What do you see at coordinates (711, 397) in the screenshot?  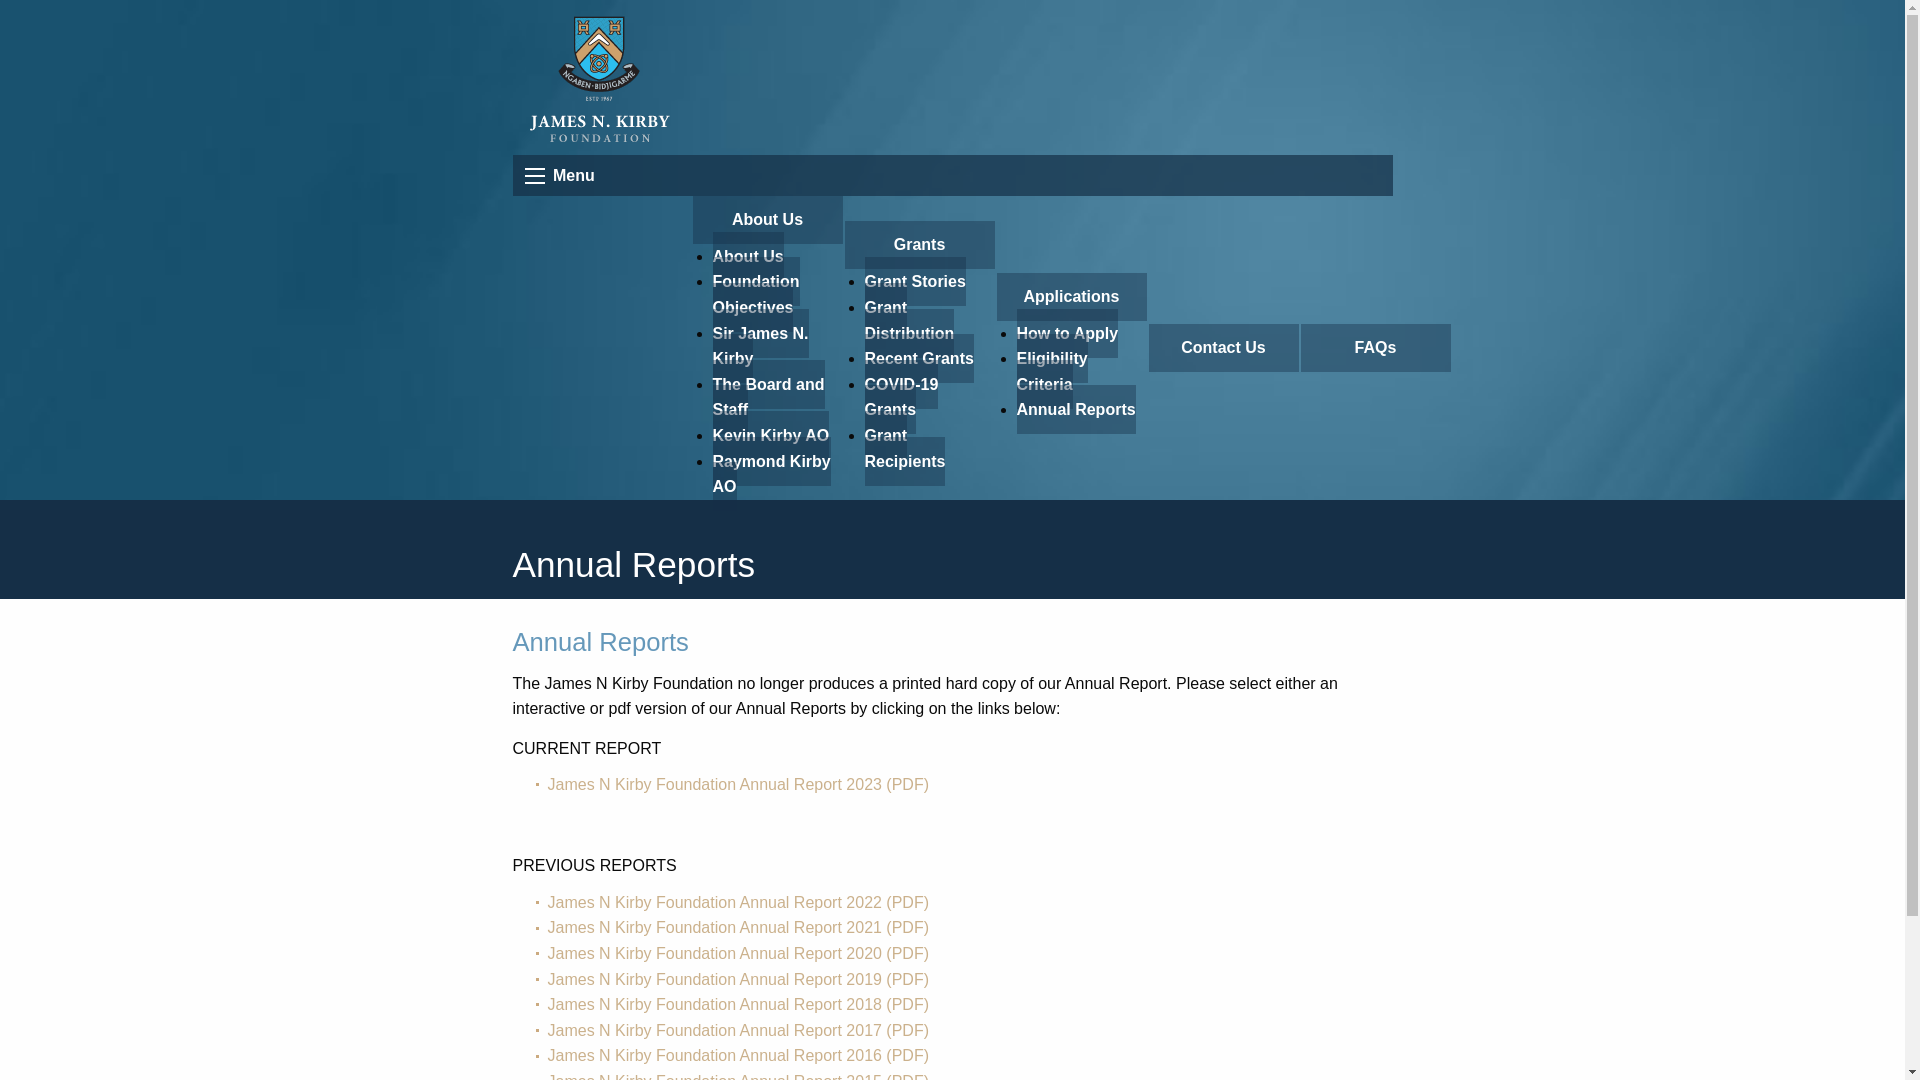 I see `'The Board and Staff'` at bounding box center [711, 397].